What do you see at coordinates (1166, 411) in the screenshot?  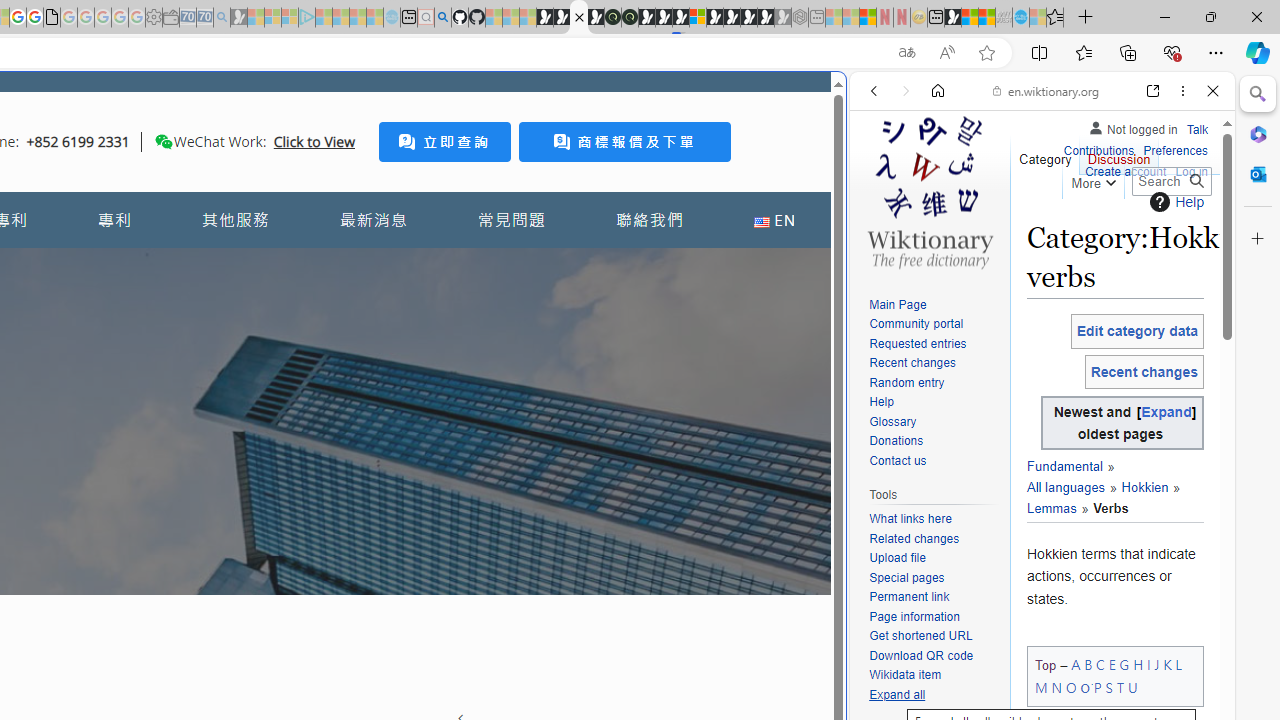 I see `'[Expand]'` at bounding box center [1166, 411].